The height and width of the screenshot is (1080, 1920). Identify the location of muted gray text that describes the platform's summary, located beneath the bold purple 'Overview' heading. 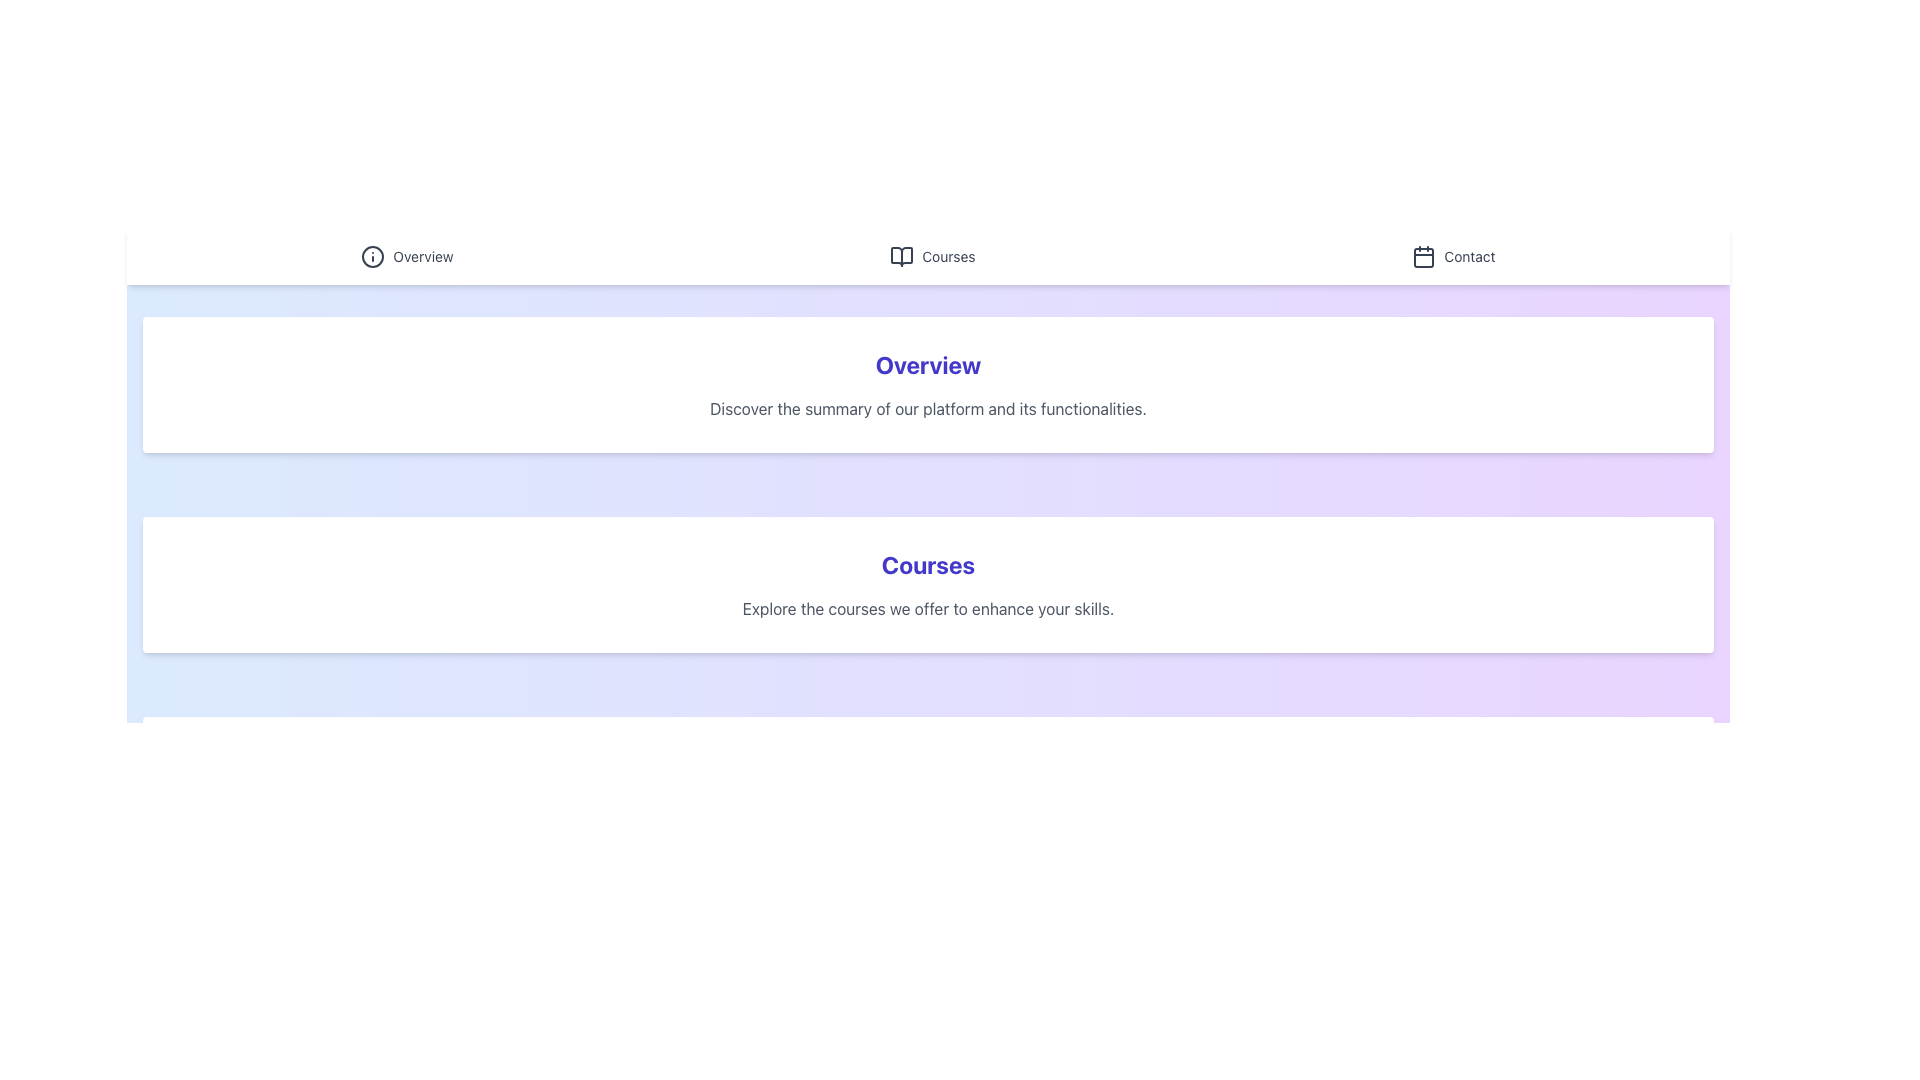
(927, 407).